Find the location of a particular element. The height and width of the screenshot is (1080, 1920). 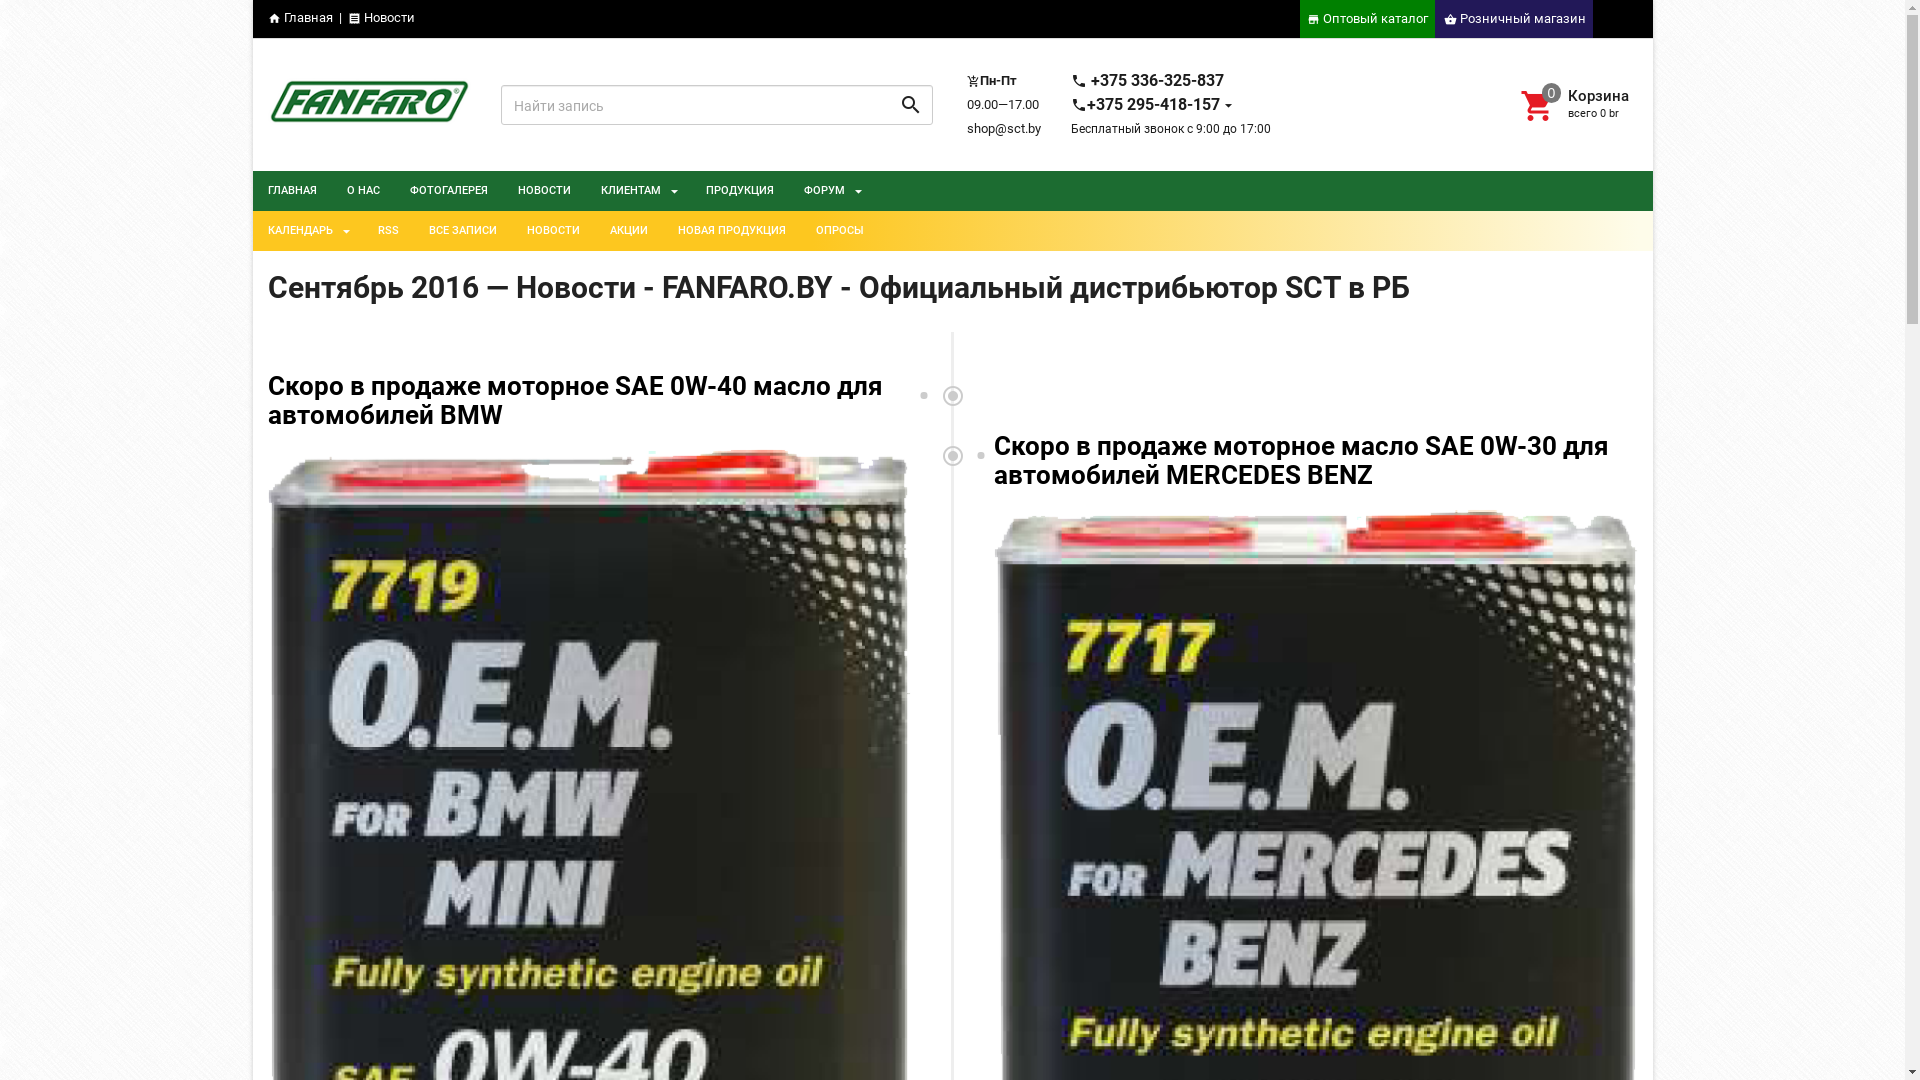

'RSS' is located at coordinates (387, 230).